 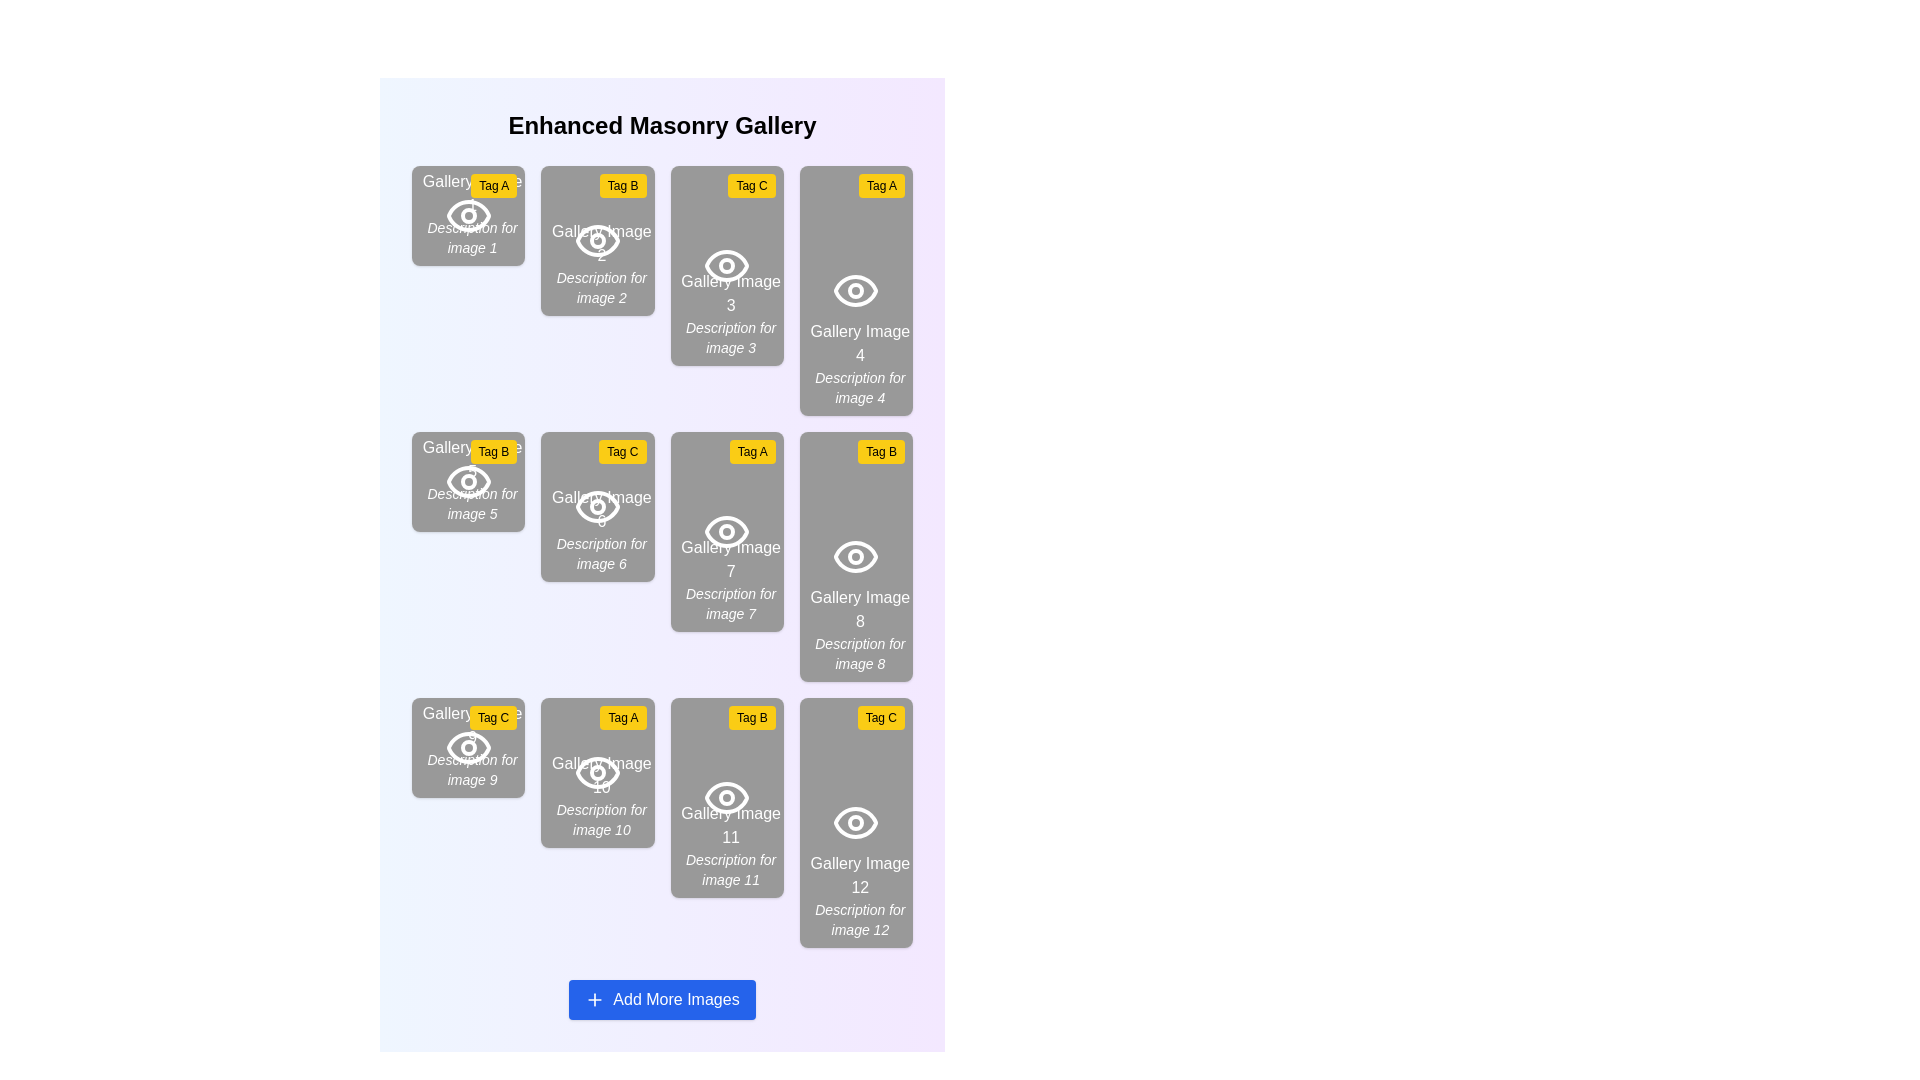 What do you see at coordinates (726, 797) in the screenshot?
I see `the inner circle of the eye icon representing 'Gallery Image 11' tile` at bounding box center [726, 797].